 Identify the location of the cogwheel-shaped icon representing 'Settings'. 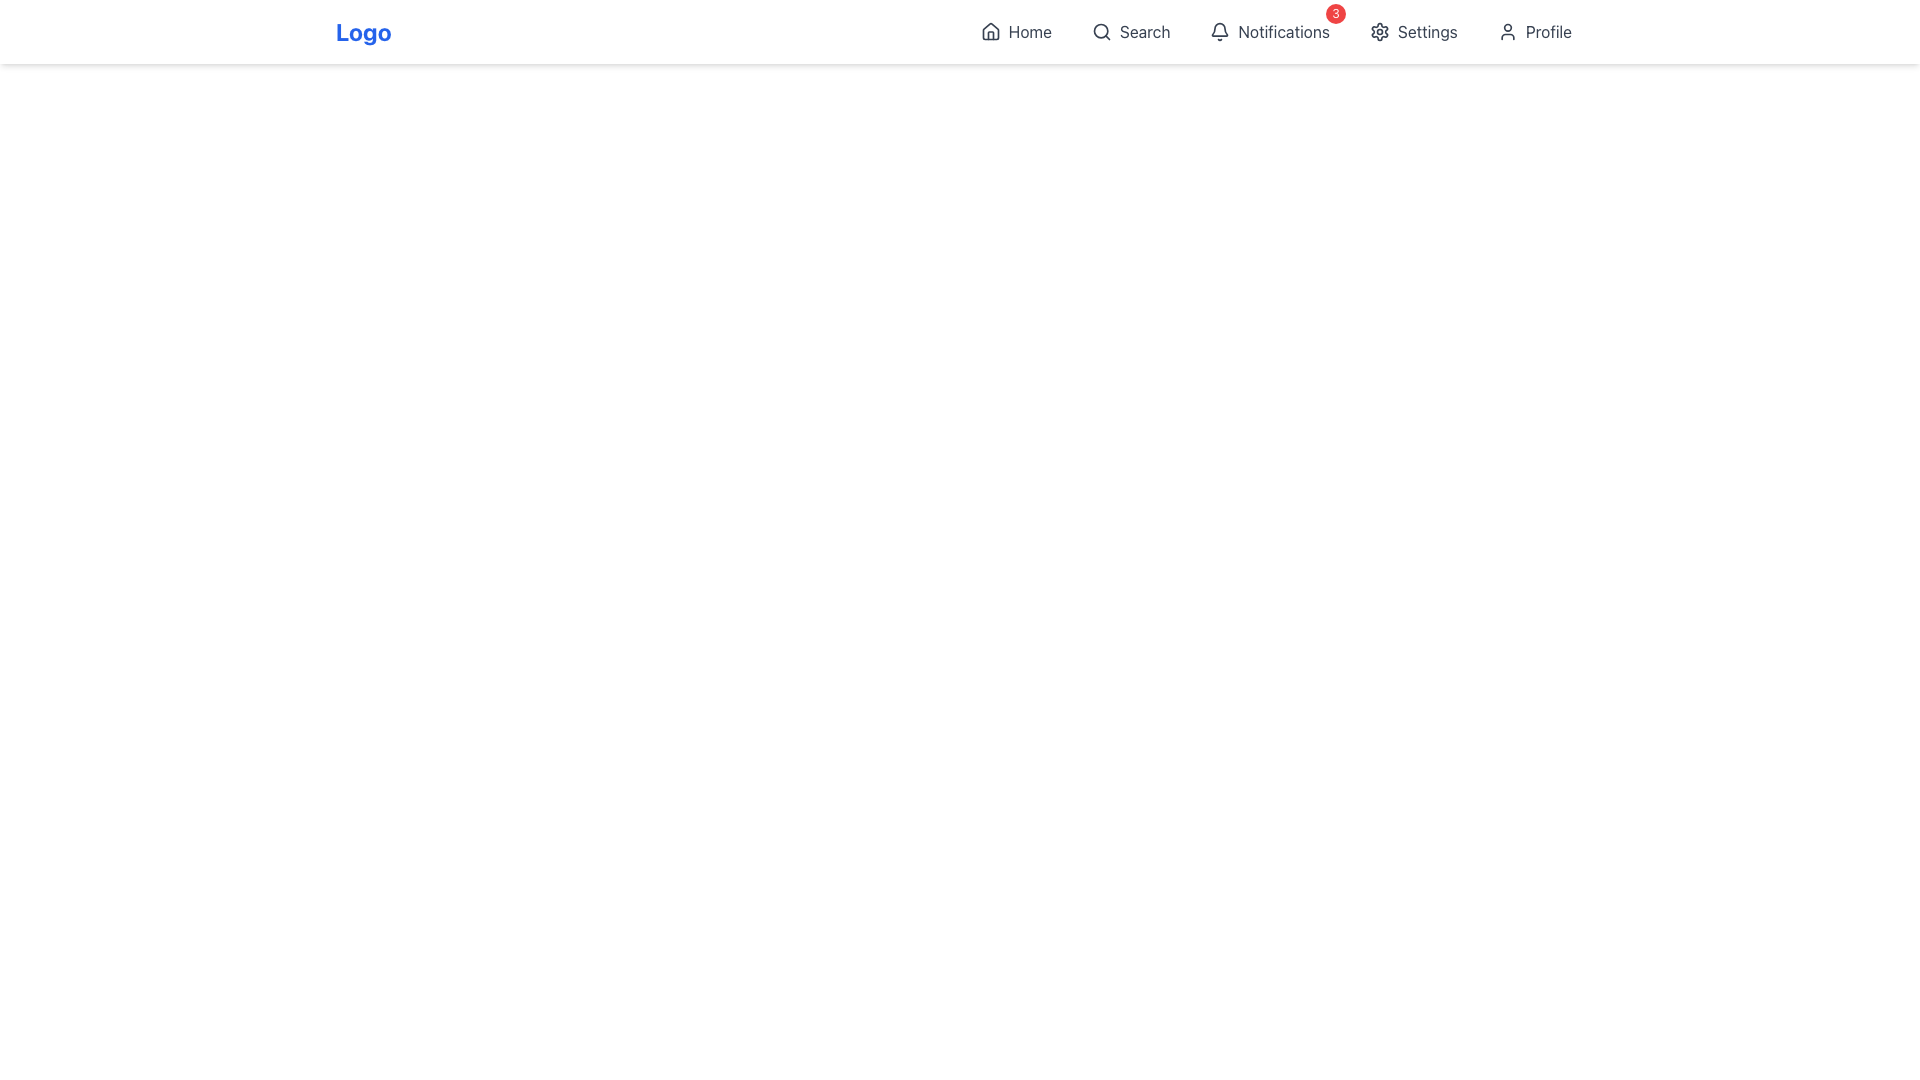
(1378, 31).